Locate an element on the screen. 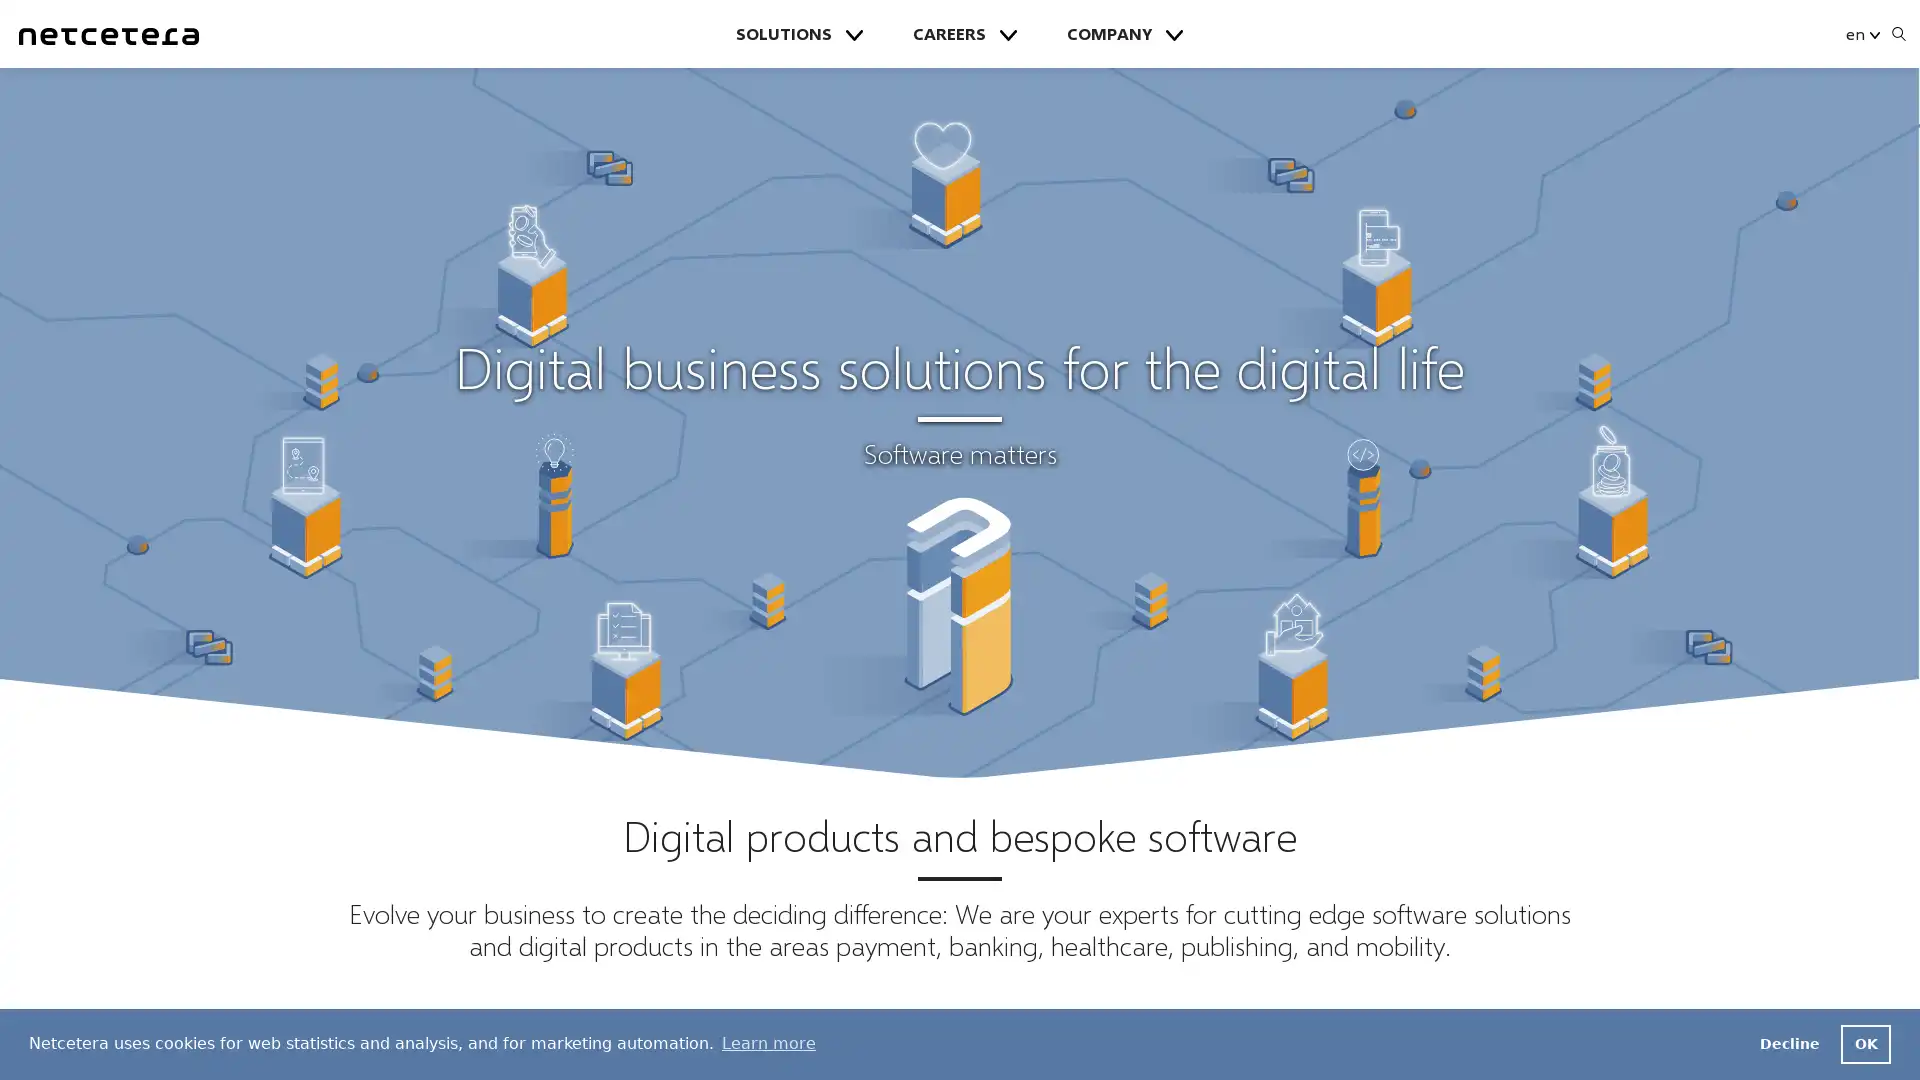  learn more about cookies is located at coordinates (767, 1043).